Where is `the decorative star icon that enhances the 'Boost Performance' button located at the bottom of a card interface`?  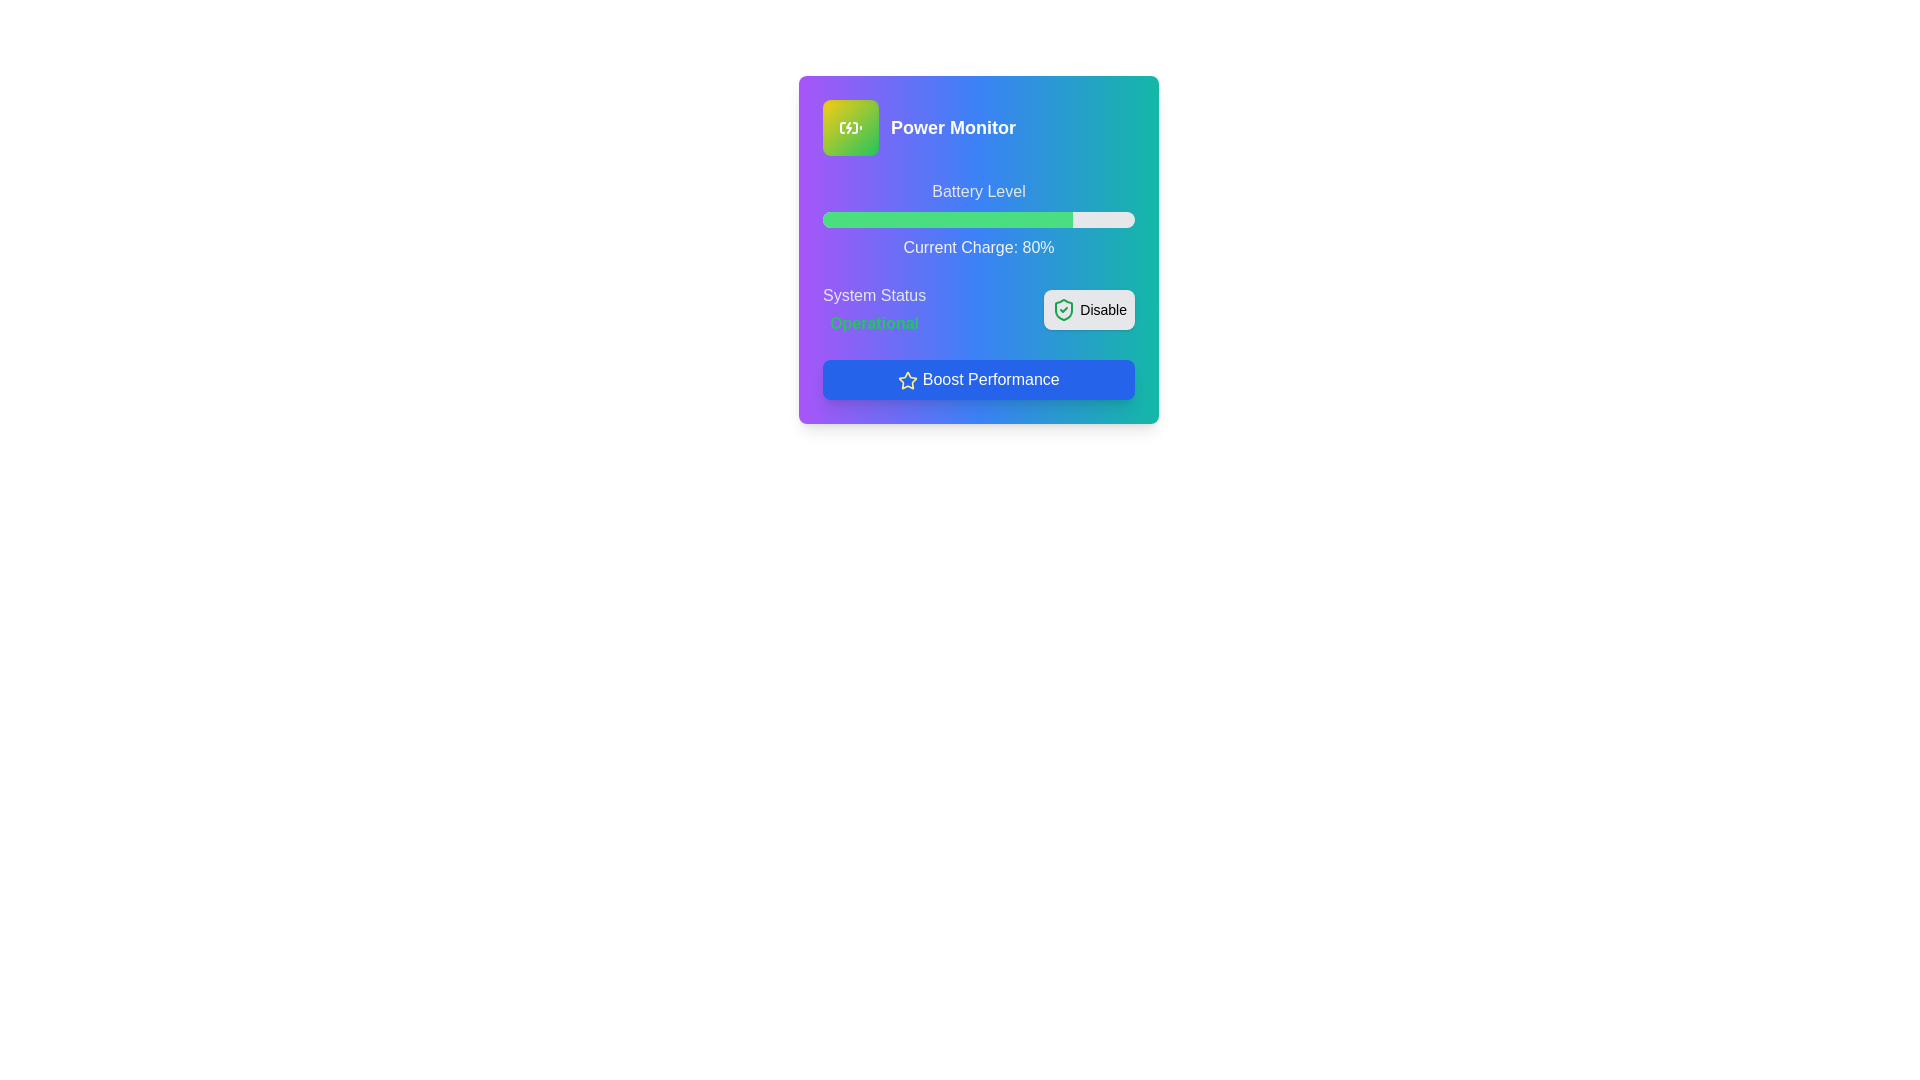 the decorative star icon that enhances the 'Boost Performance' button located at the bottom of a card interface is located at coordinates (906, 380).